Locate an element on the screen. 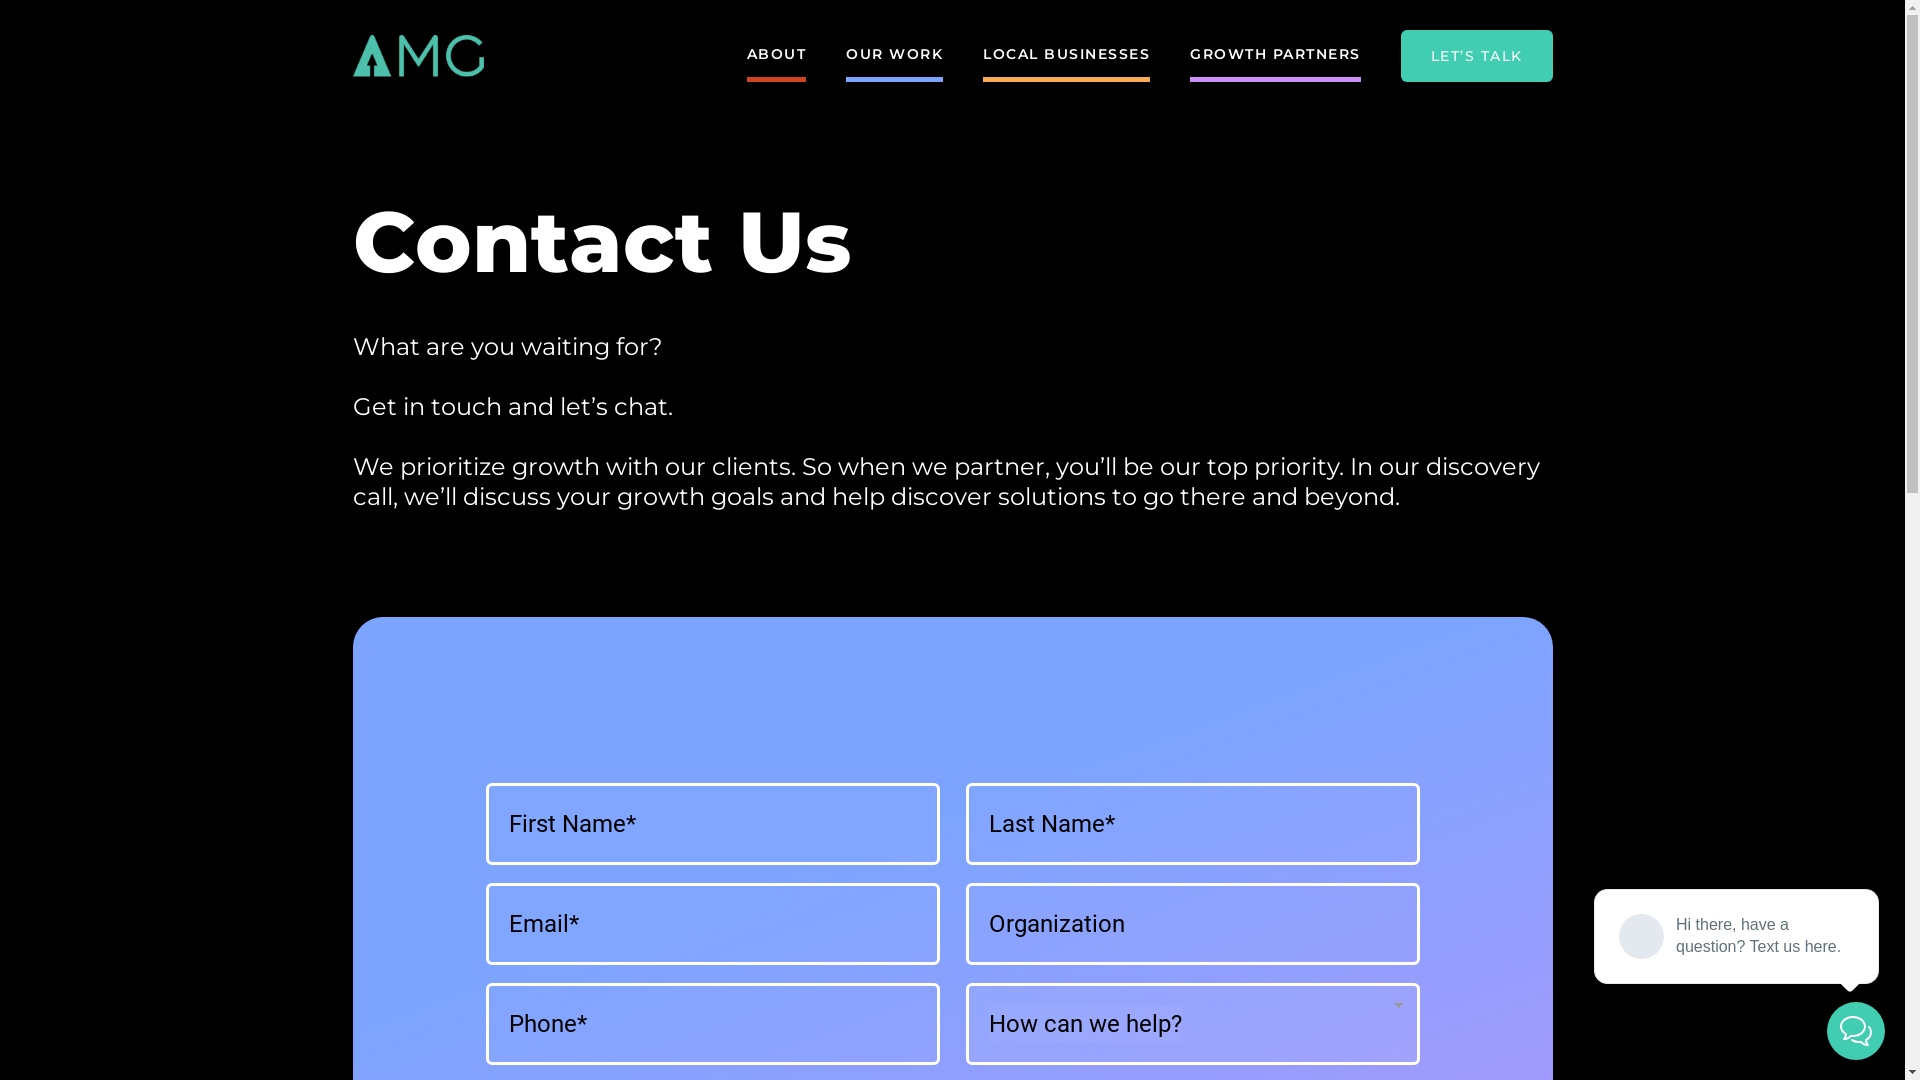  'ABOUT' is located at coordinates (775, 55).